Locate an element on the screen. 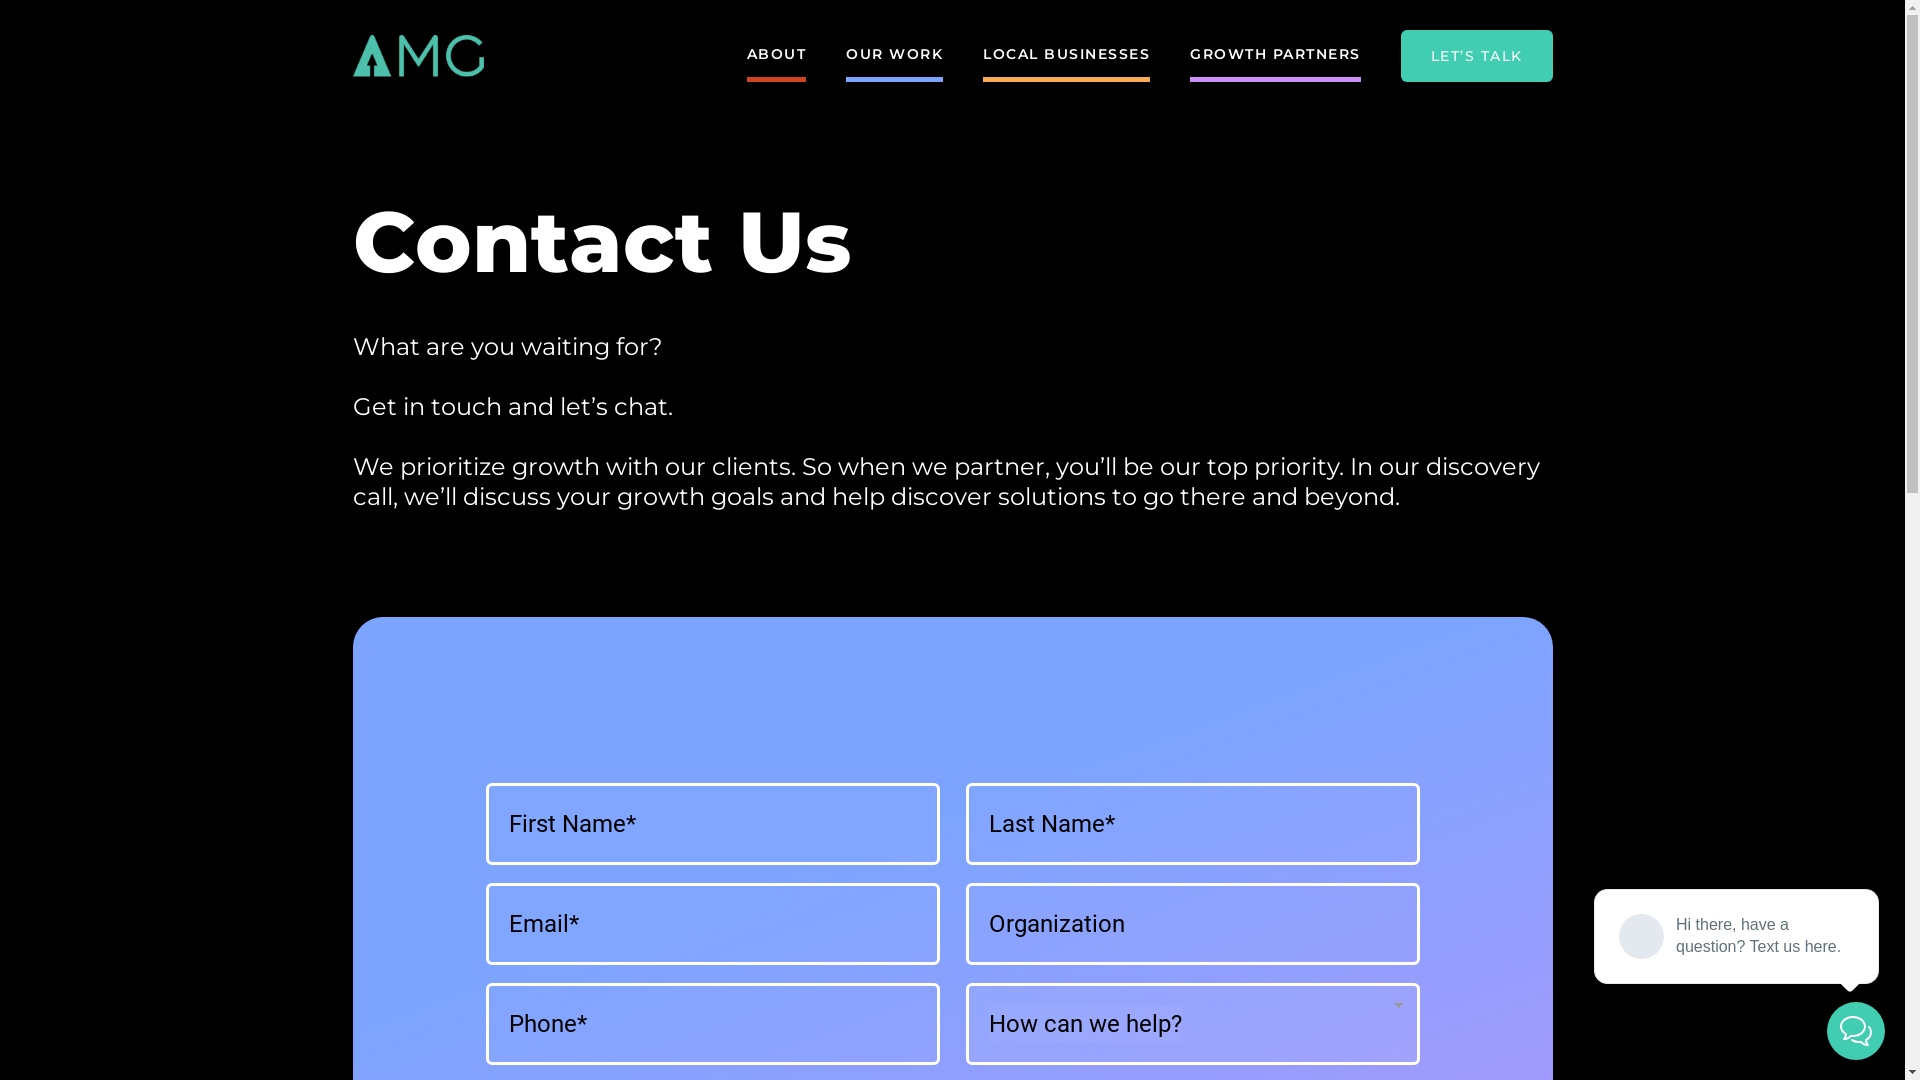  'ABOUT' is located at coordinates (775, 55).